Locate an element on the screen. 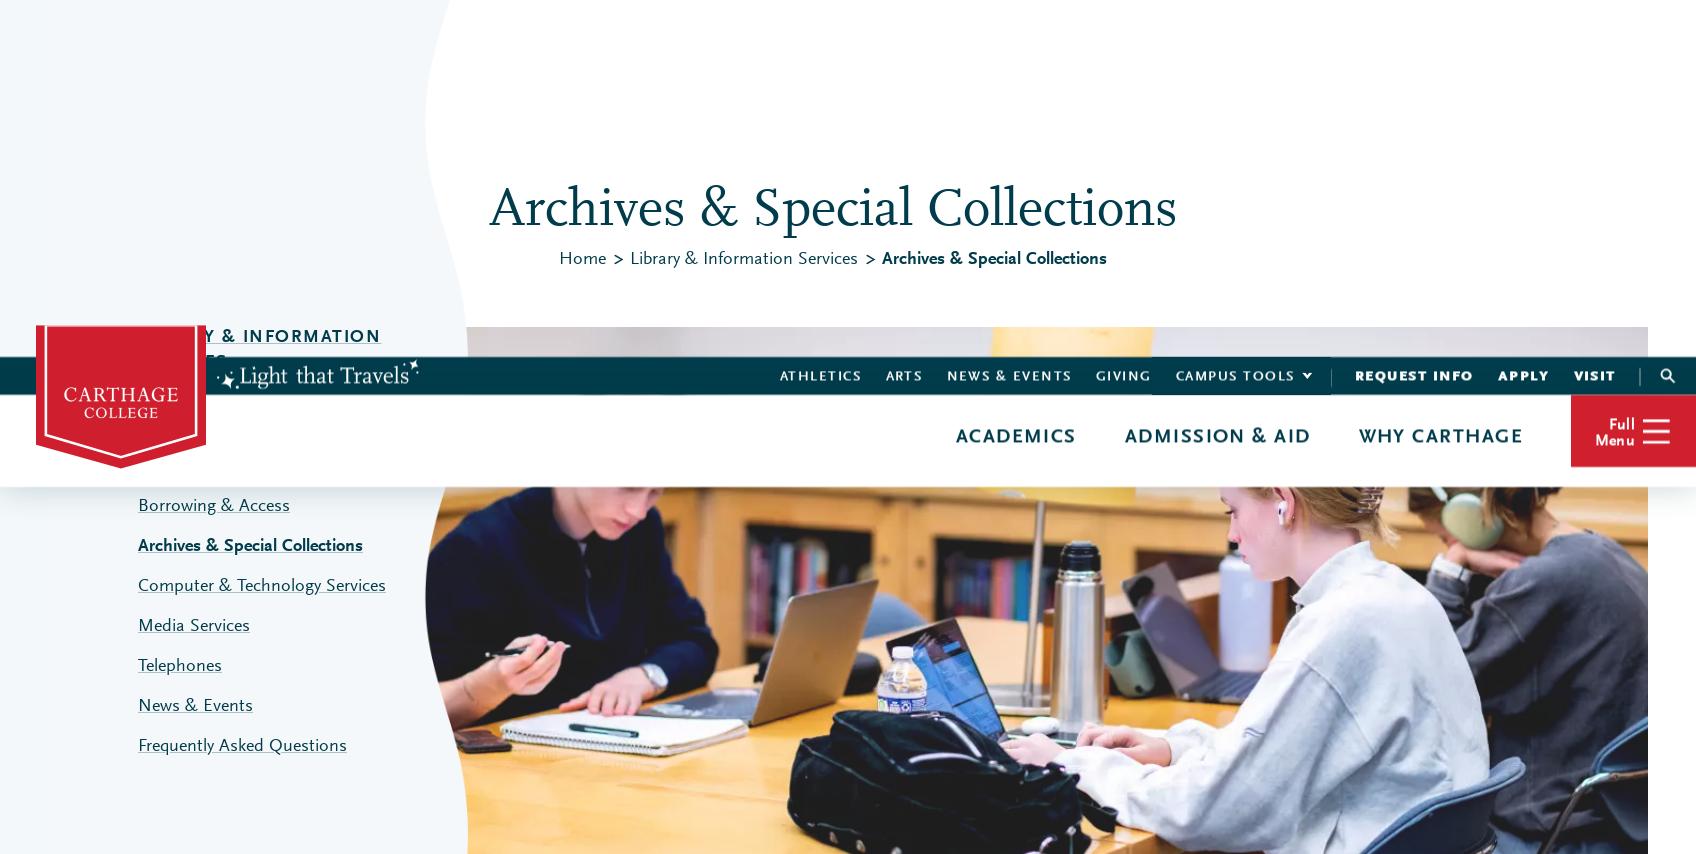  'Apply' is located at coordinates (1522, 17).